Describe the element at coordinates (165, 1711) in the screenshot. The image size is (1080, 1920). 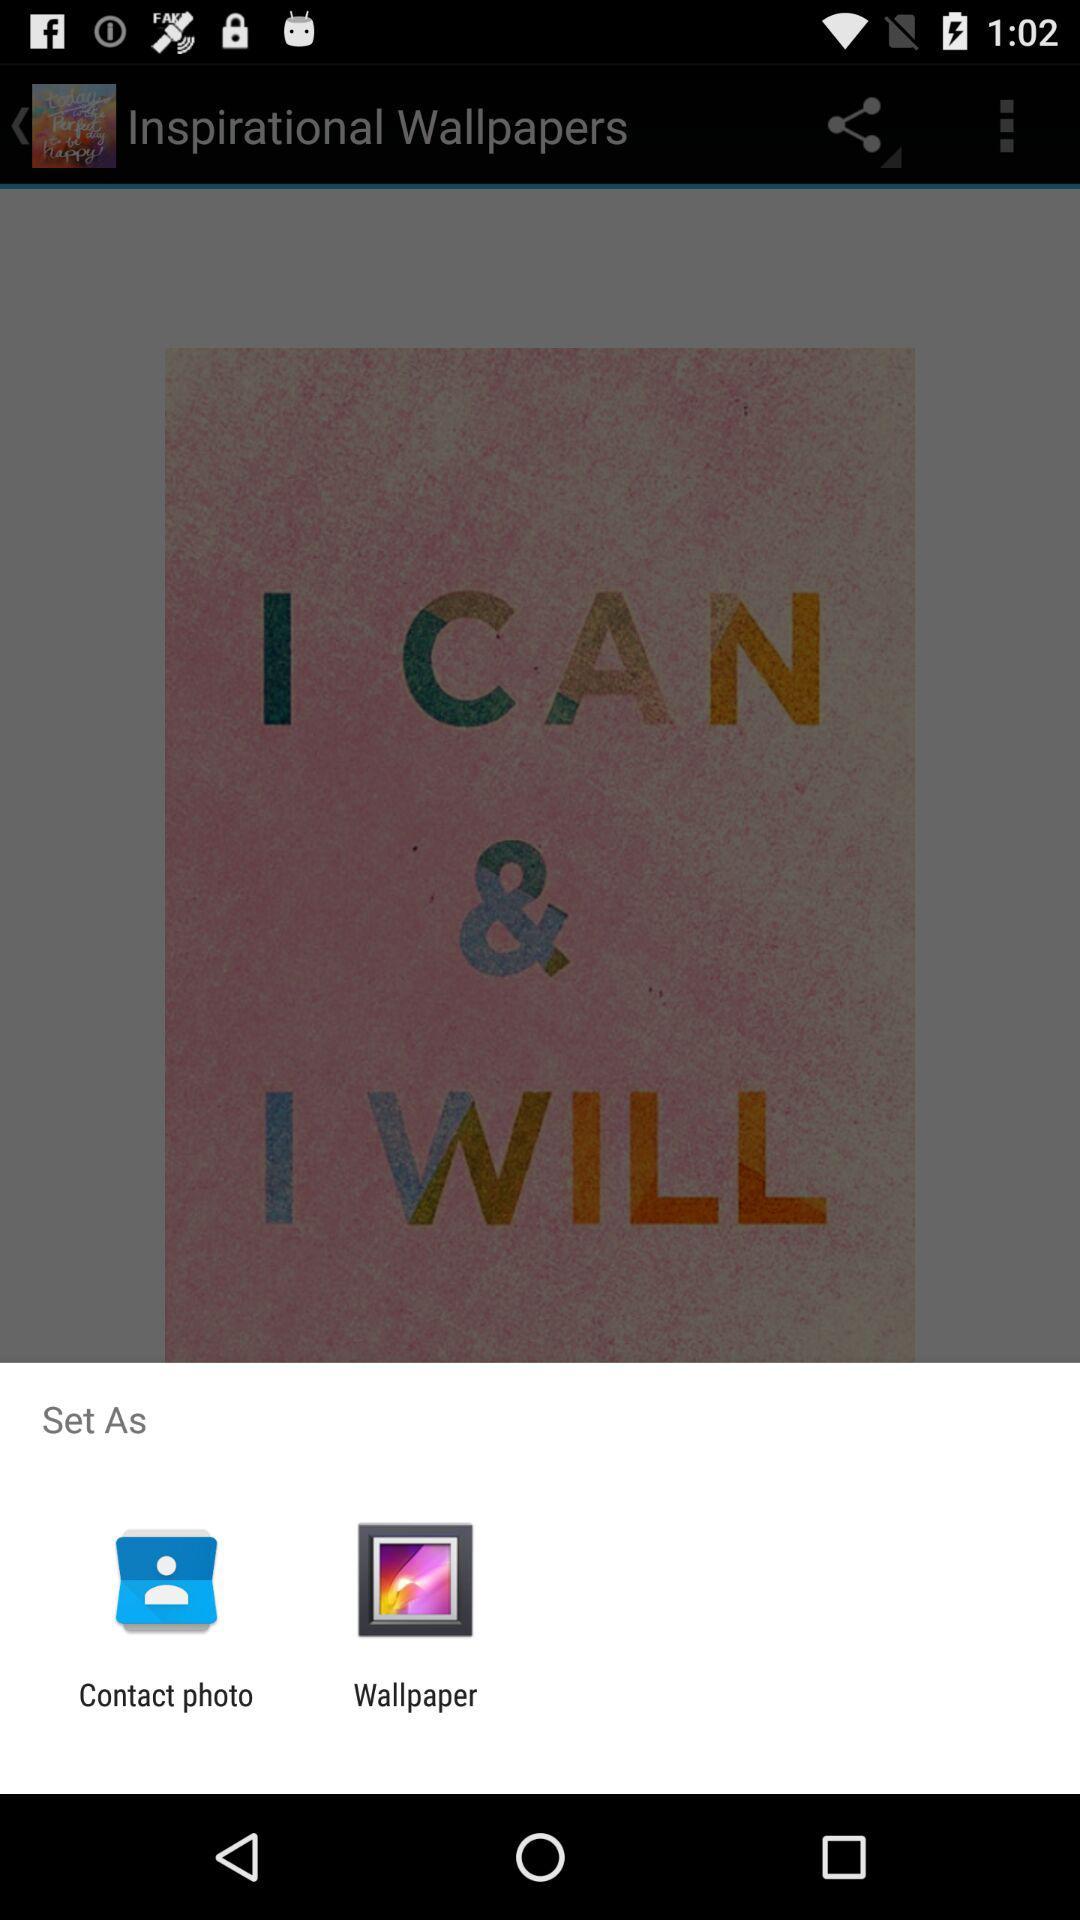
I see `the icon next to the wallpaper` at that location.